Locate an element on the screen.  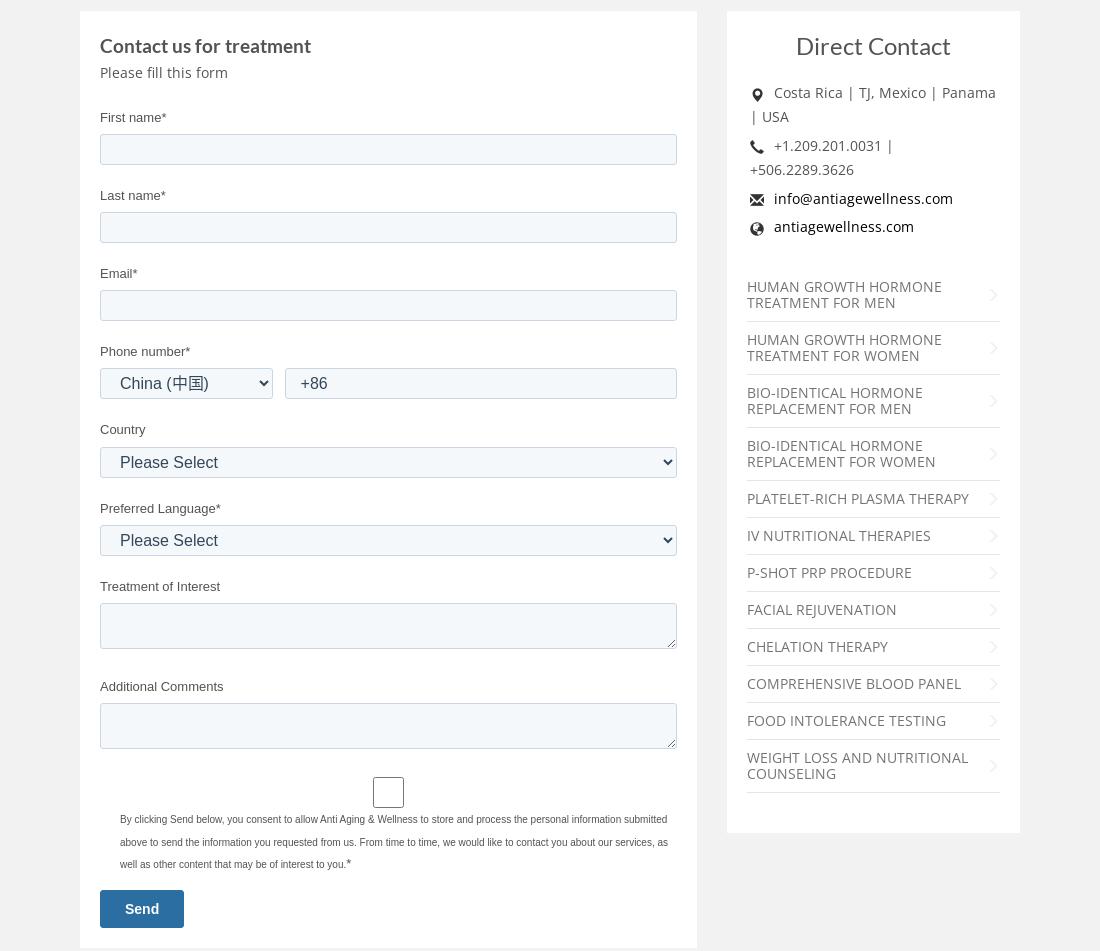
'Facial Rejuvenation' is located at coordinates (821, 608).